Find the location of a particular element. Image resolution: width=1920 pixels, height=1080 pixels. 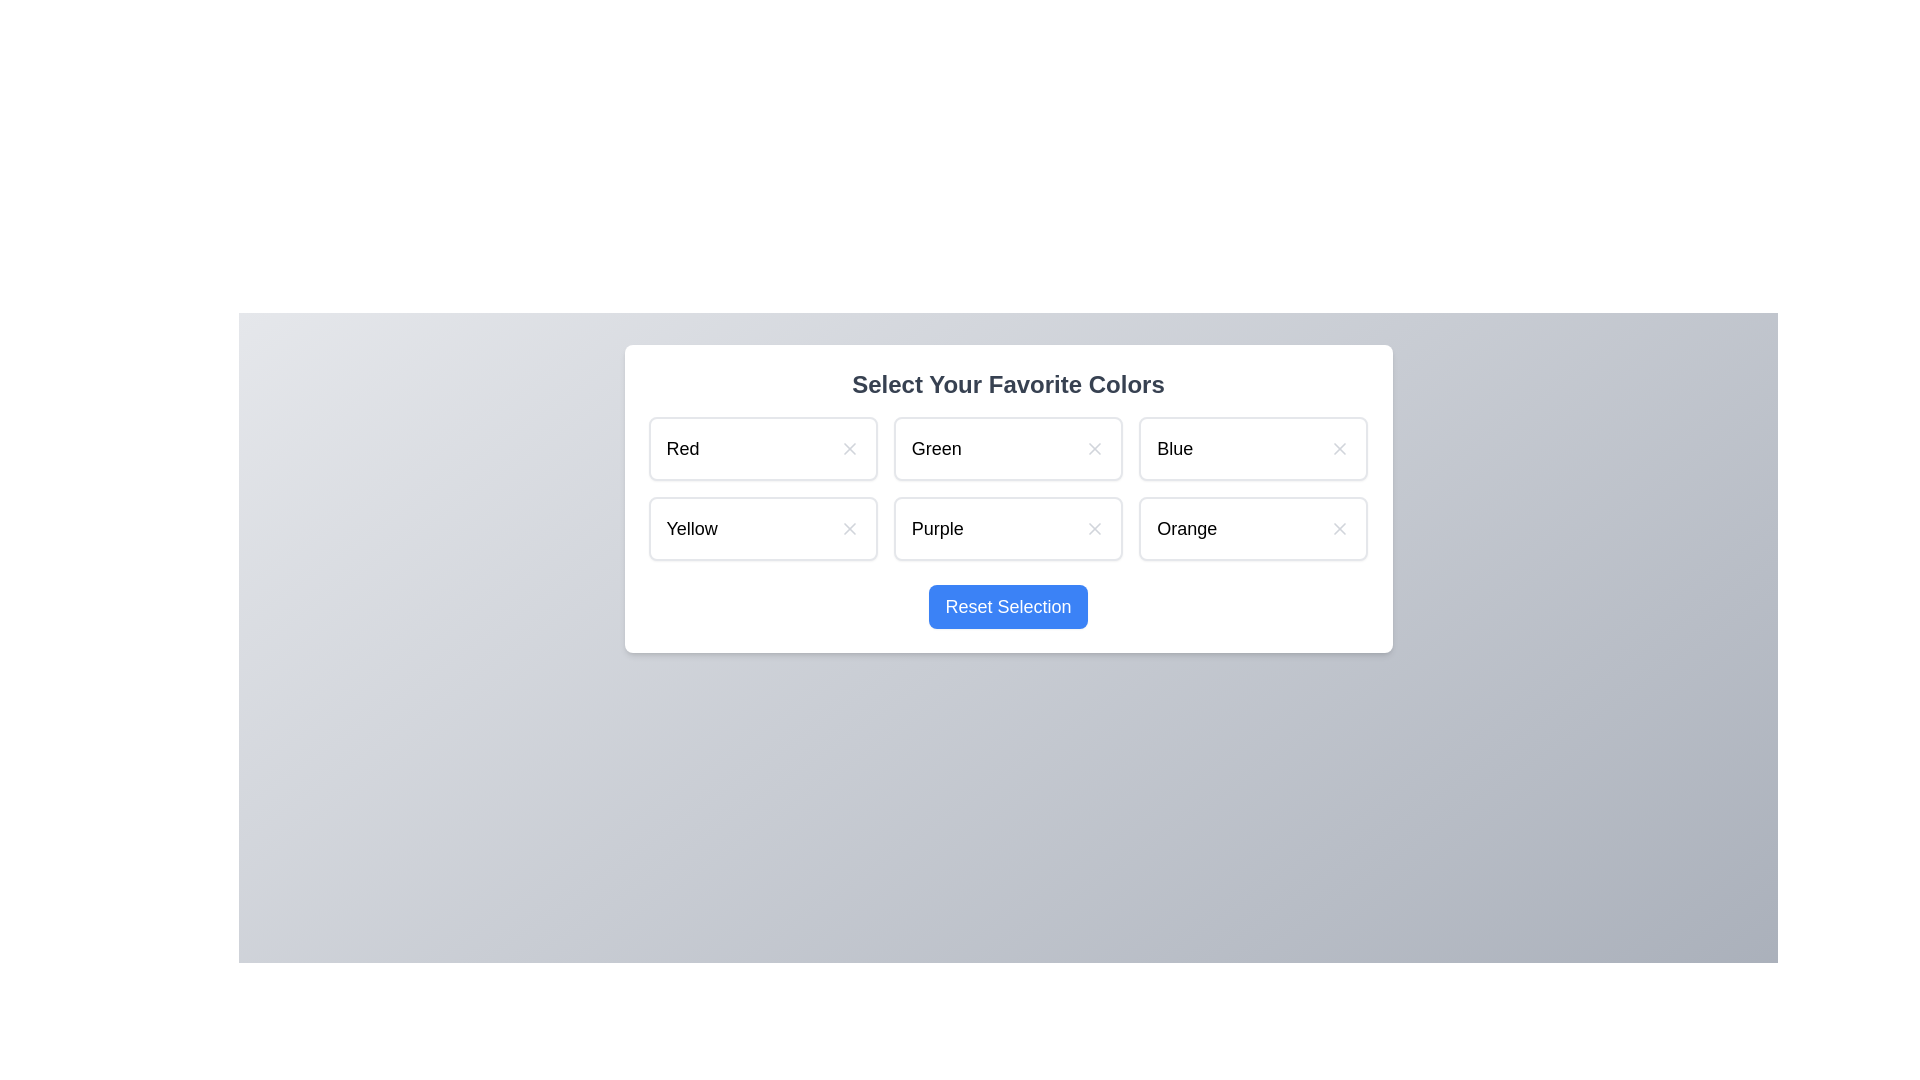

the color Red is located at coordinates (762, 447).